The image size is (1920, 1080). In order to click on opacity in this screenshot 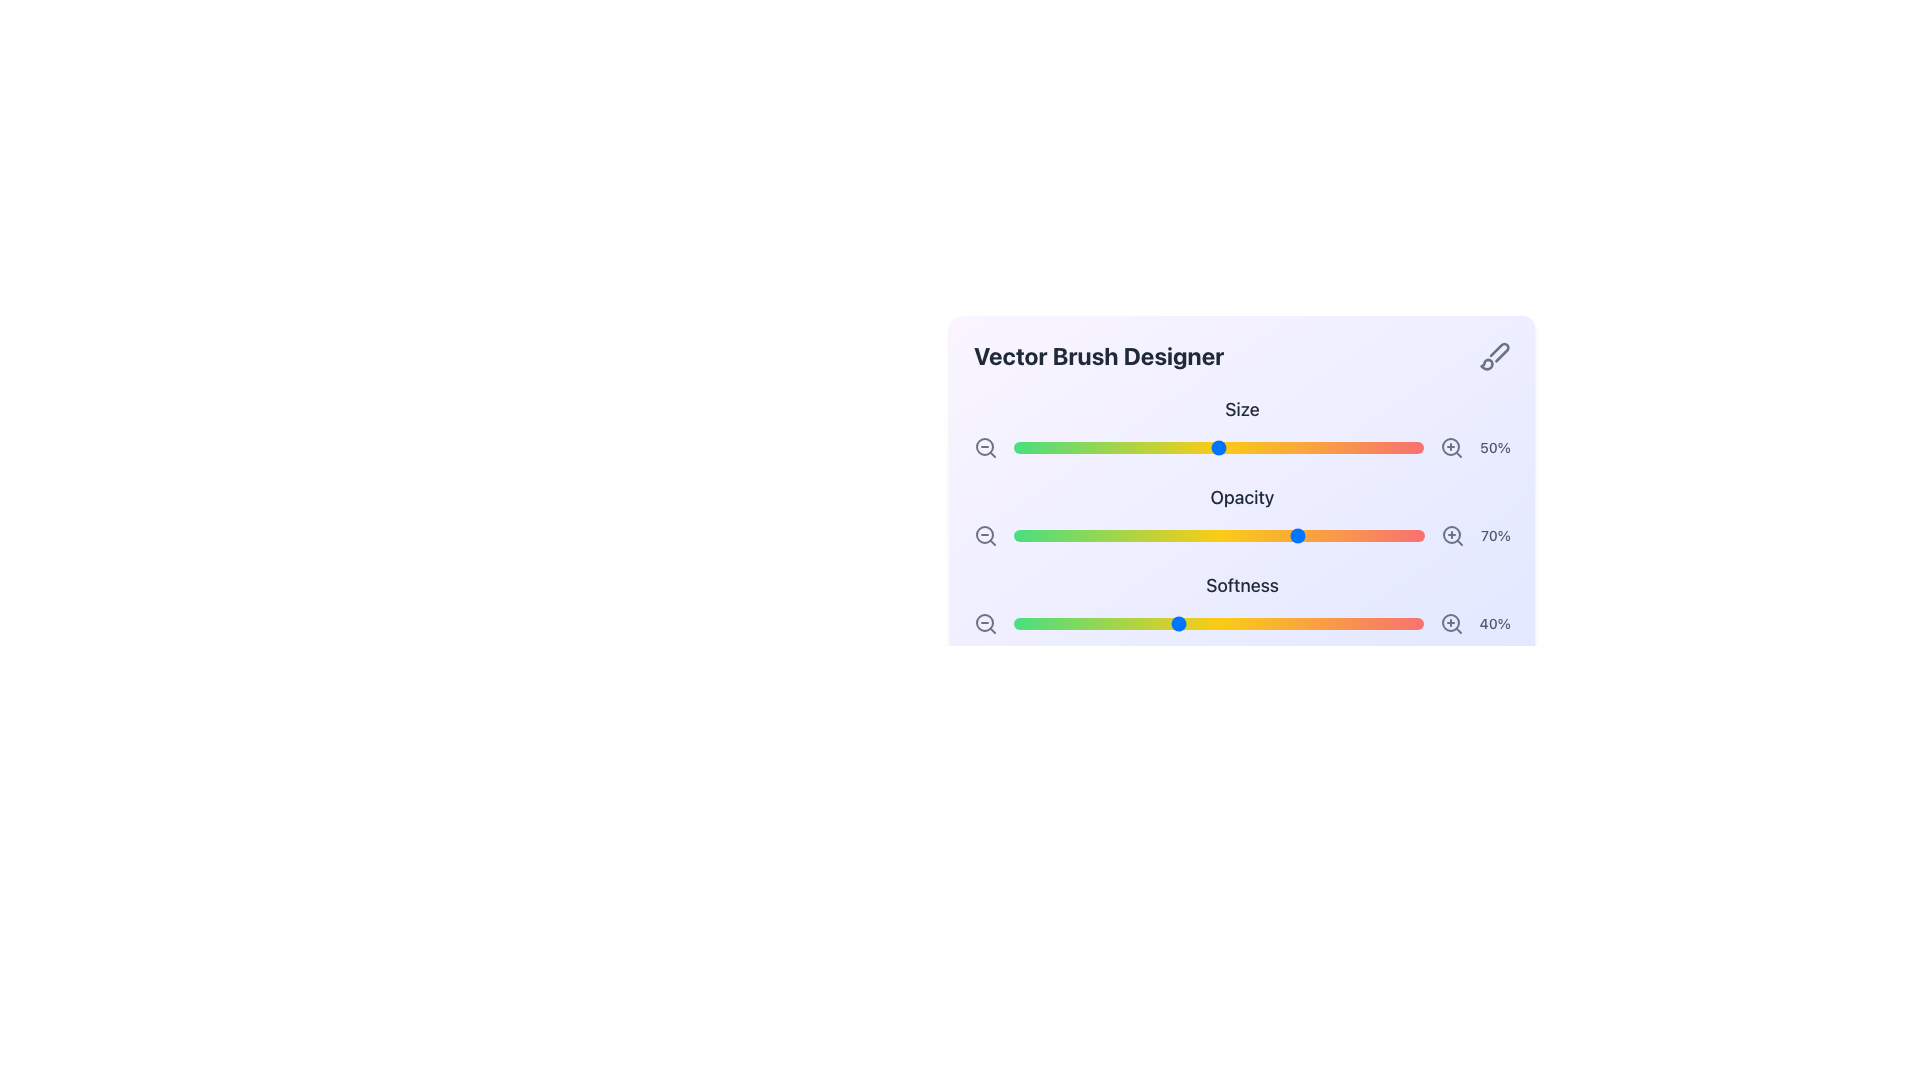, I will do `click(1078, 535)`.